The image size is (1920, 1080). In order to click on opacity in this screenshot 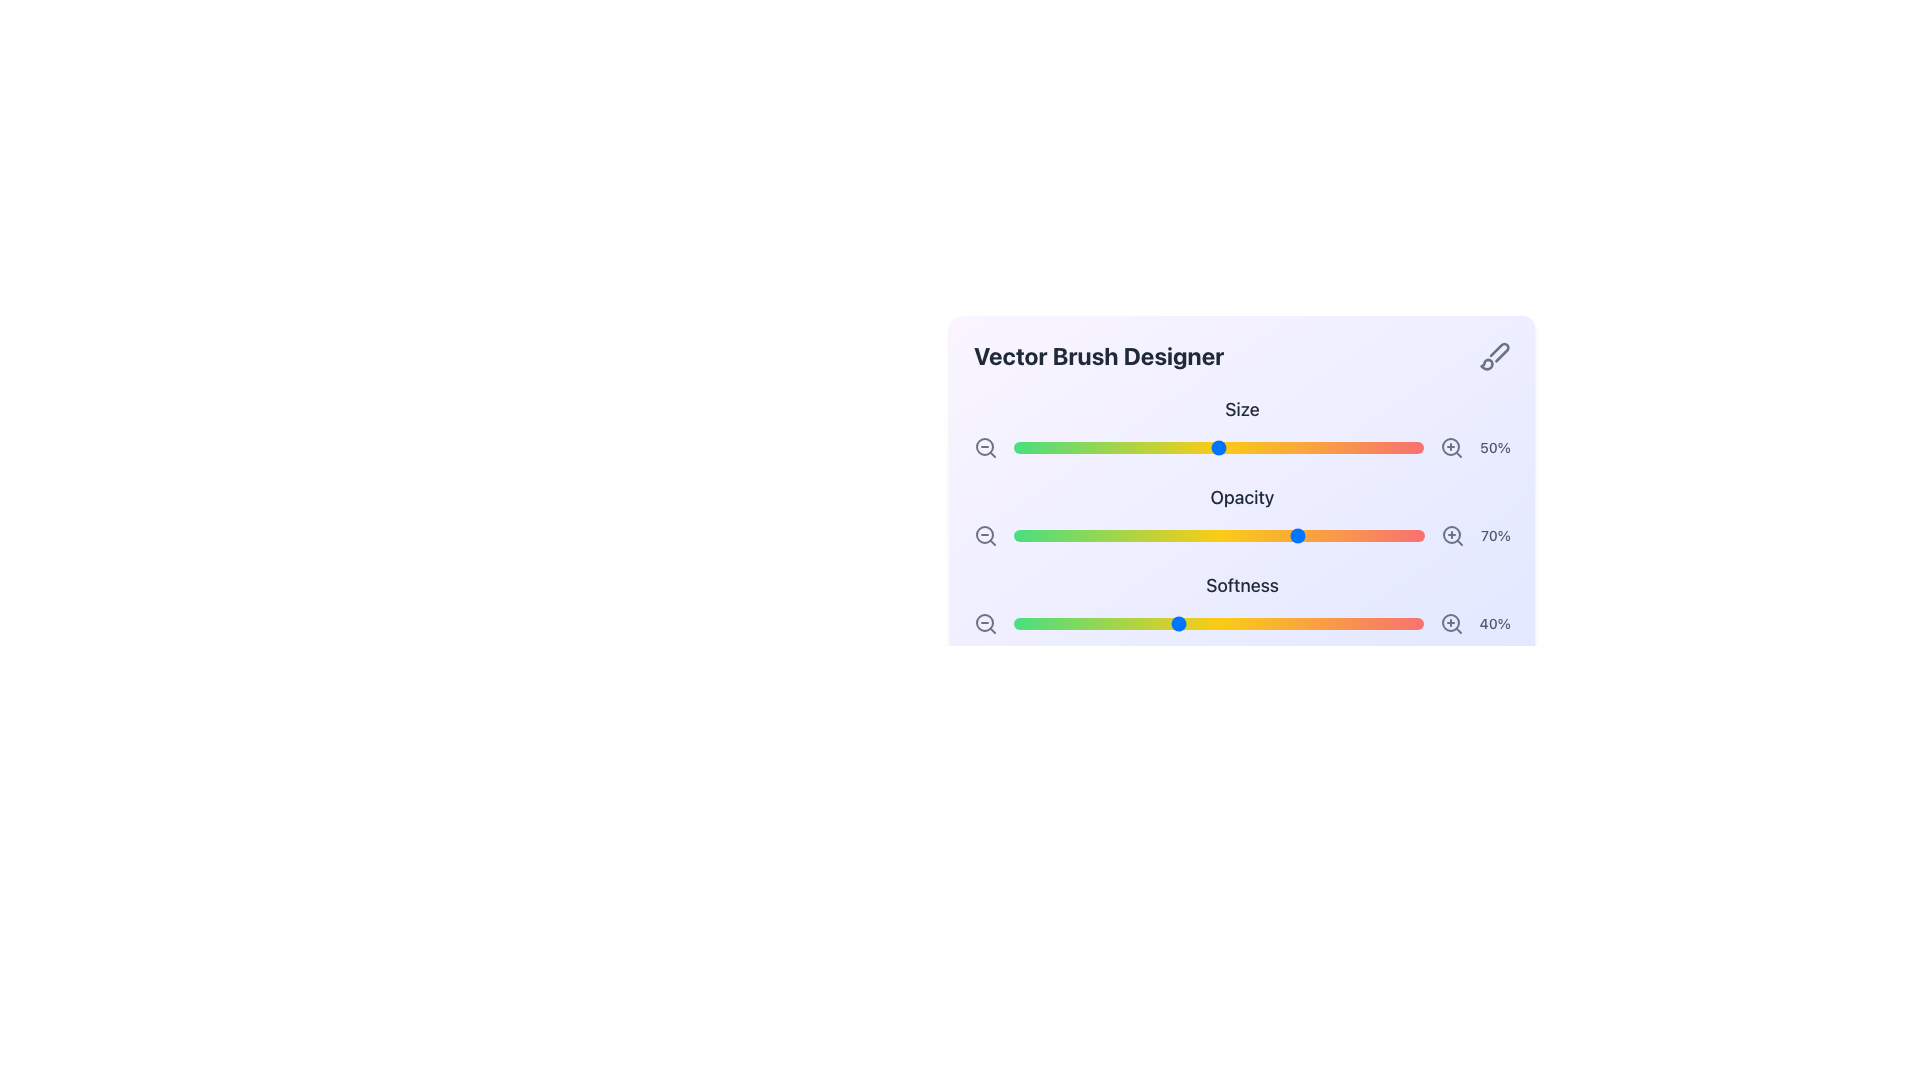, I will do `click(1078, 535)`.